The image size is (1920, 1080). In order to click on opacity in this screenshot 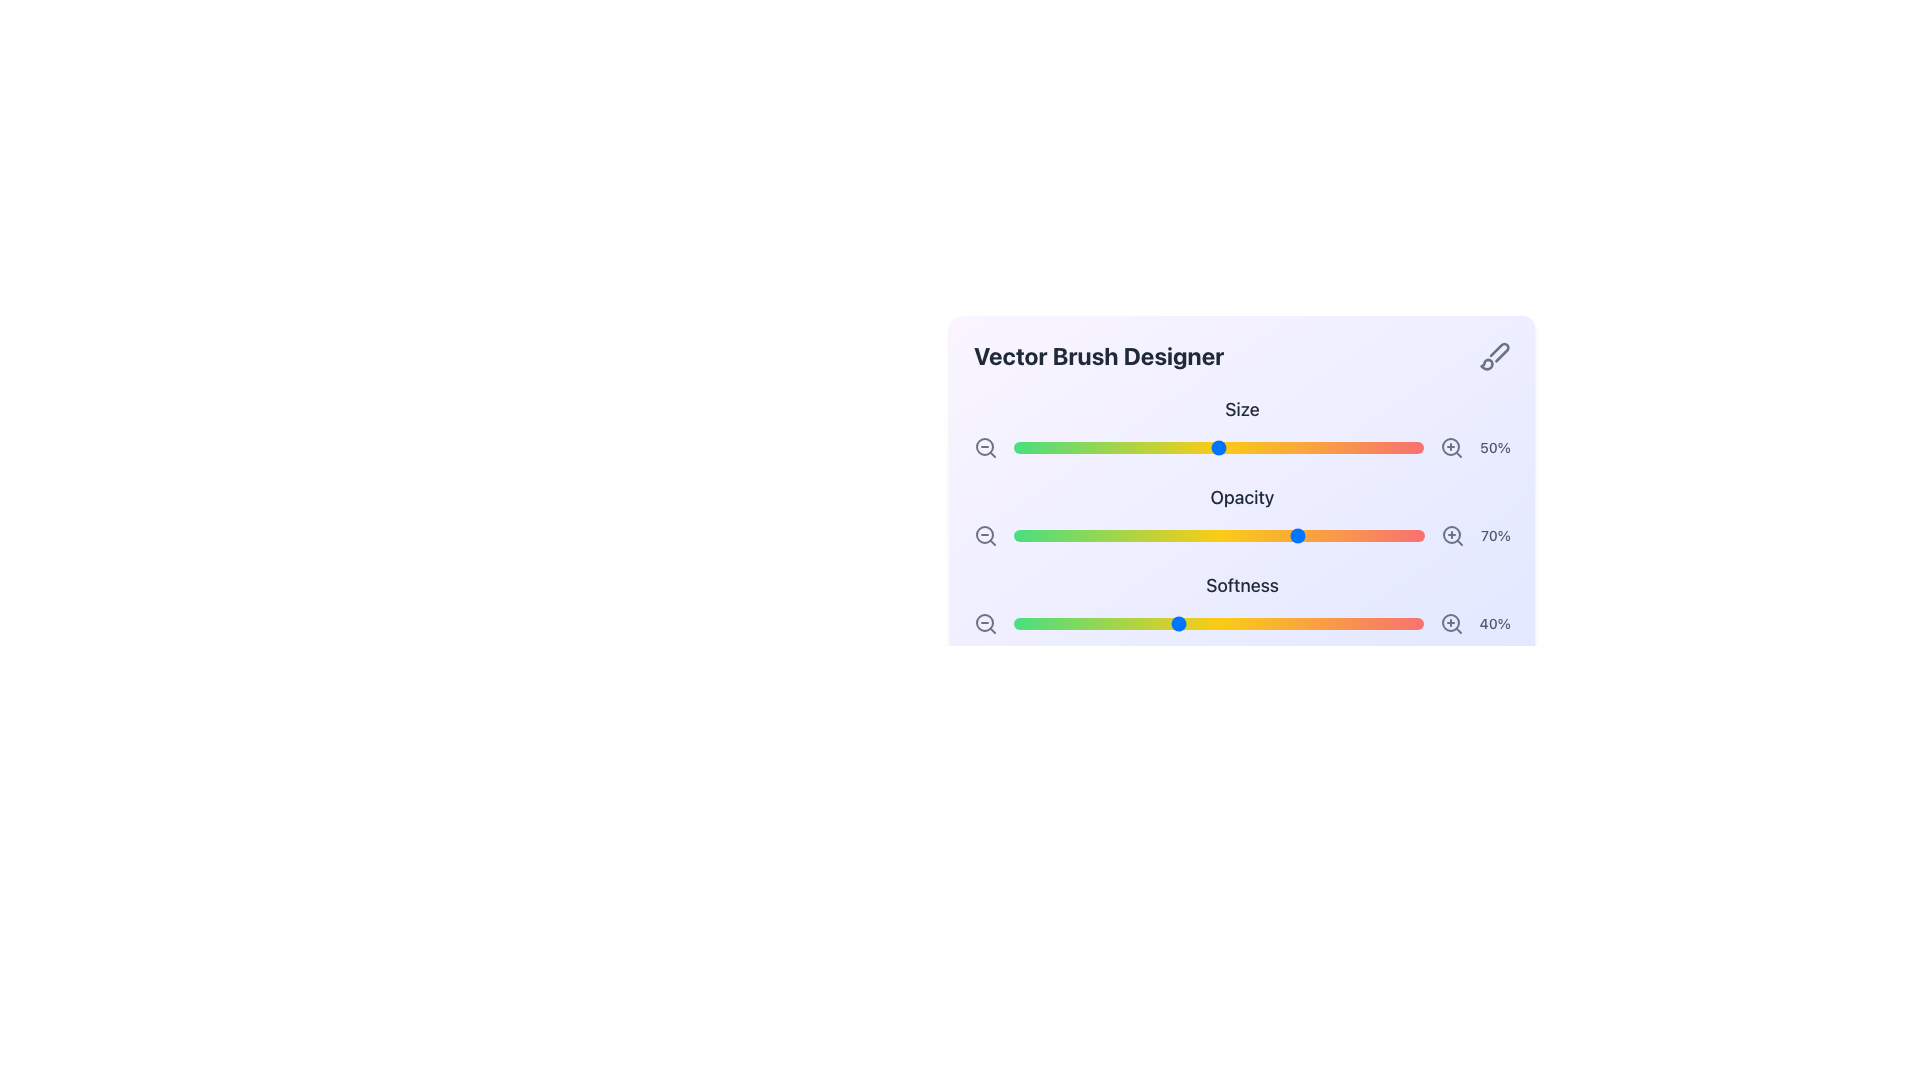, I will do `click(1078, 535)`.